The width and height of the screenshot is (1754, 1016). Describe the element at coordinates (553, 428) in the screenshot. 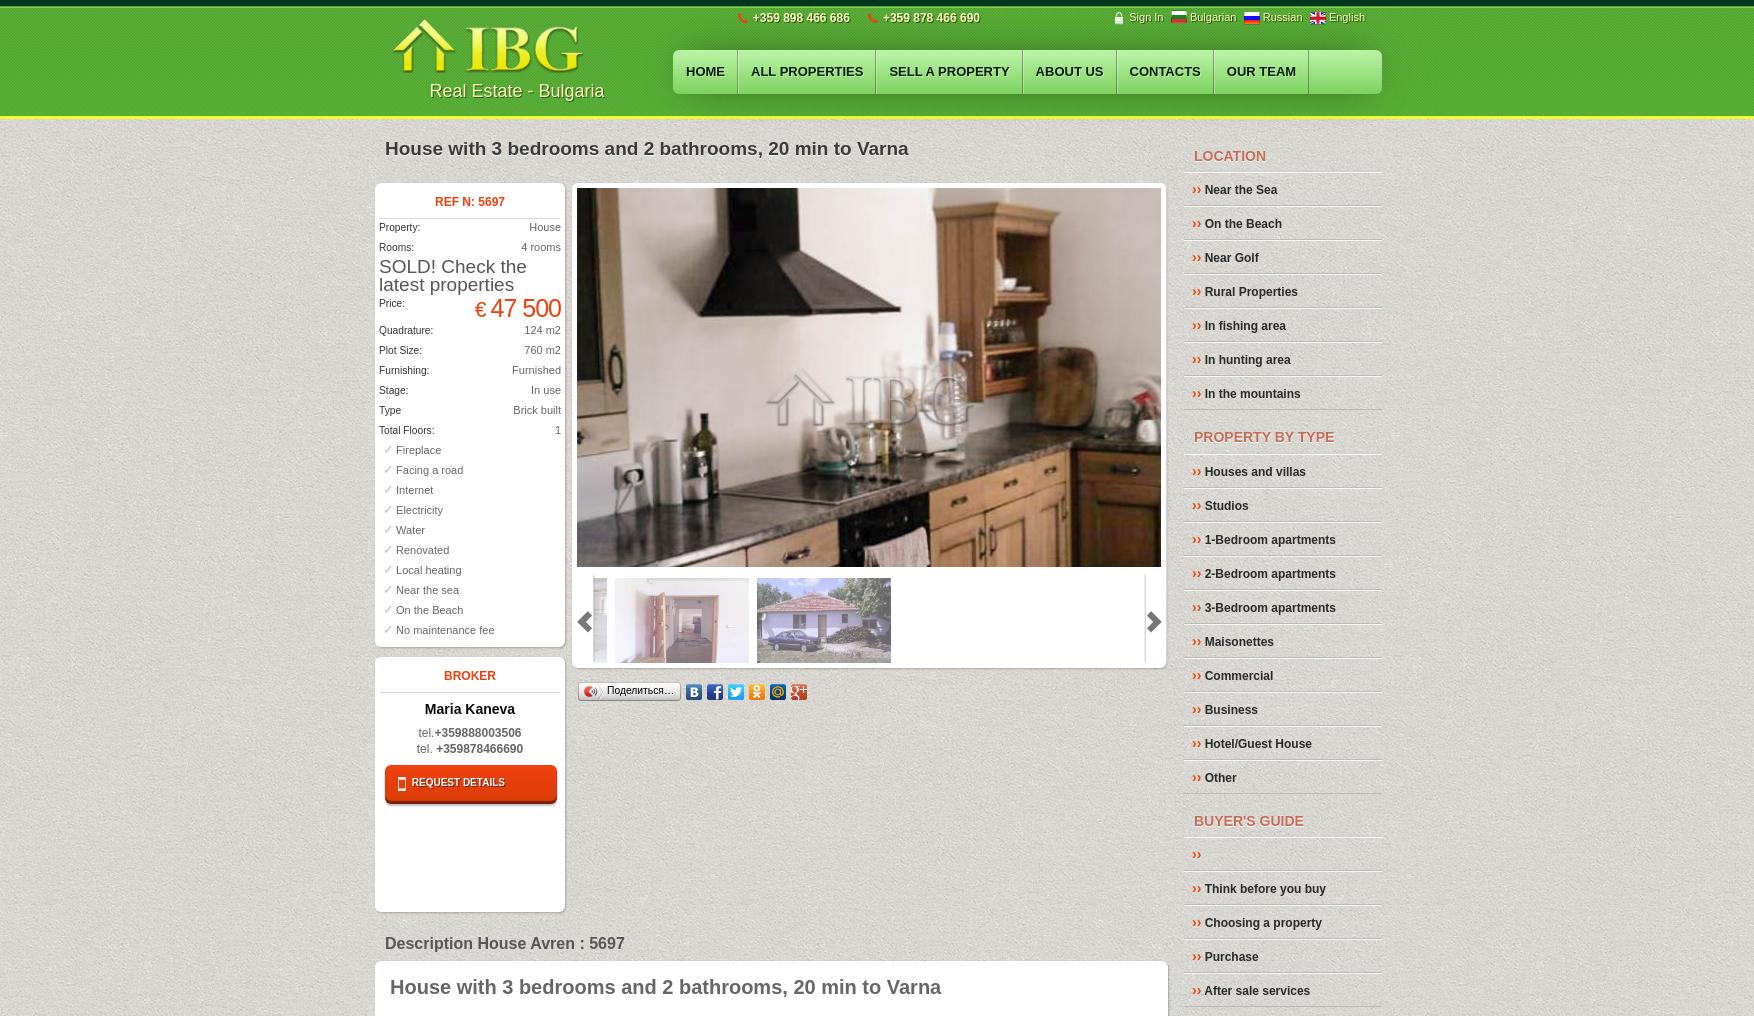

I see `'1'` at that location.